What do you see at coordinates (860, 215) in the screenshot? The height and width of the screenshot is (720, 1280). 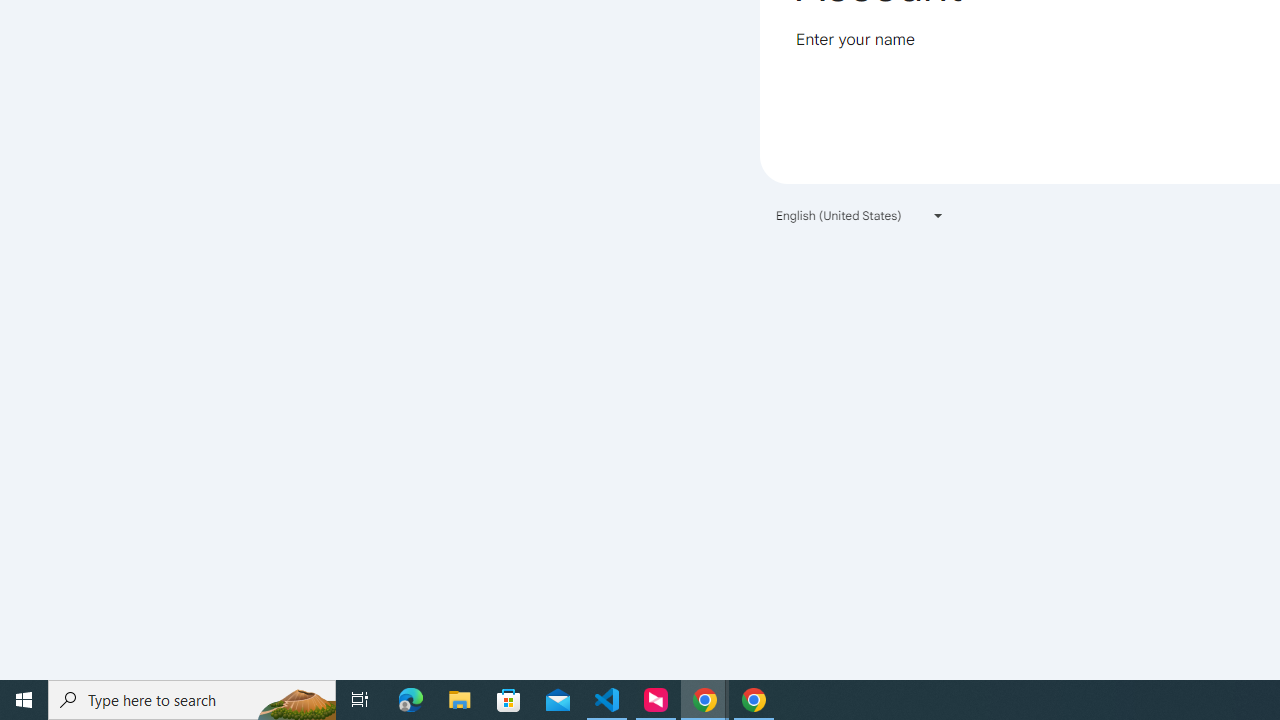 I see `'English (United States)'` at bounding box center [860, 215].